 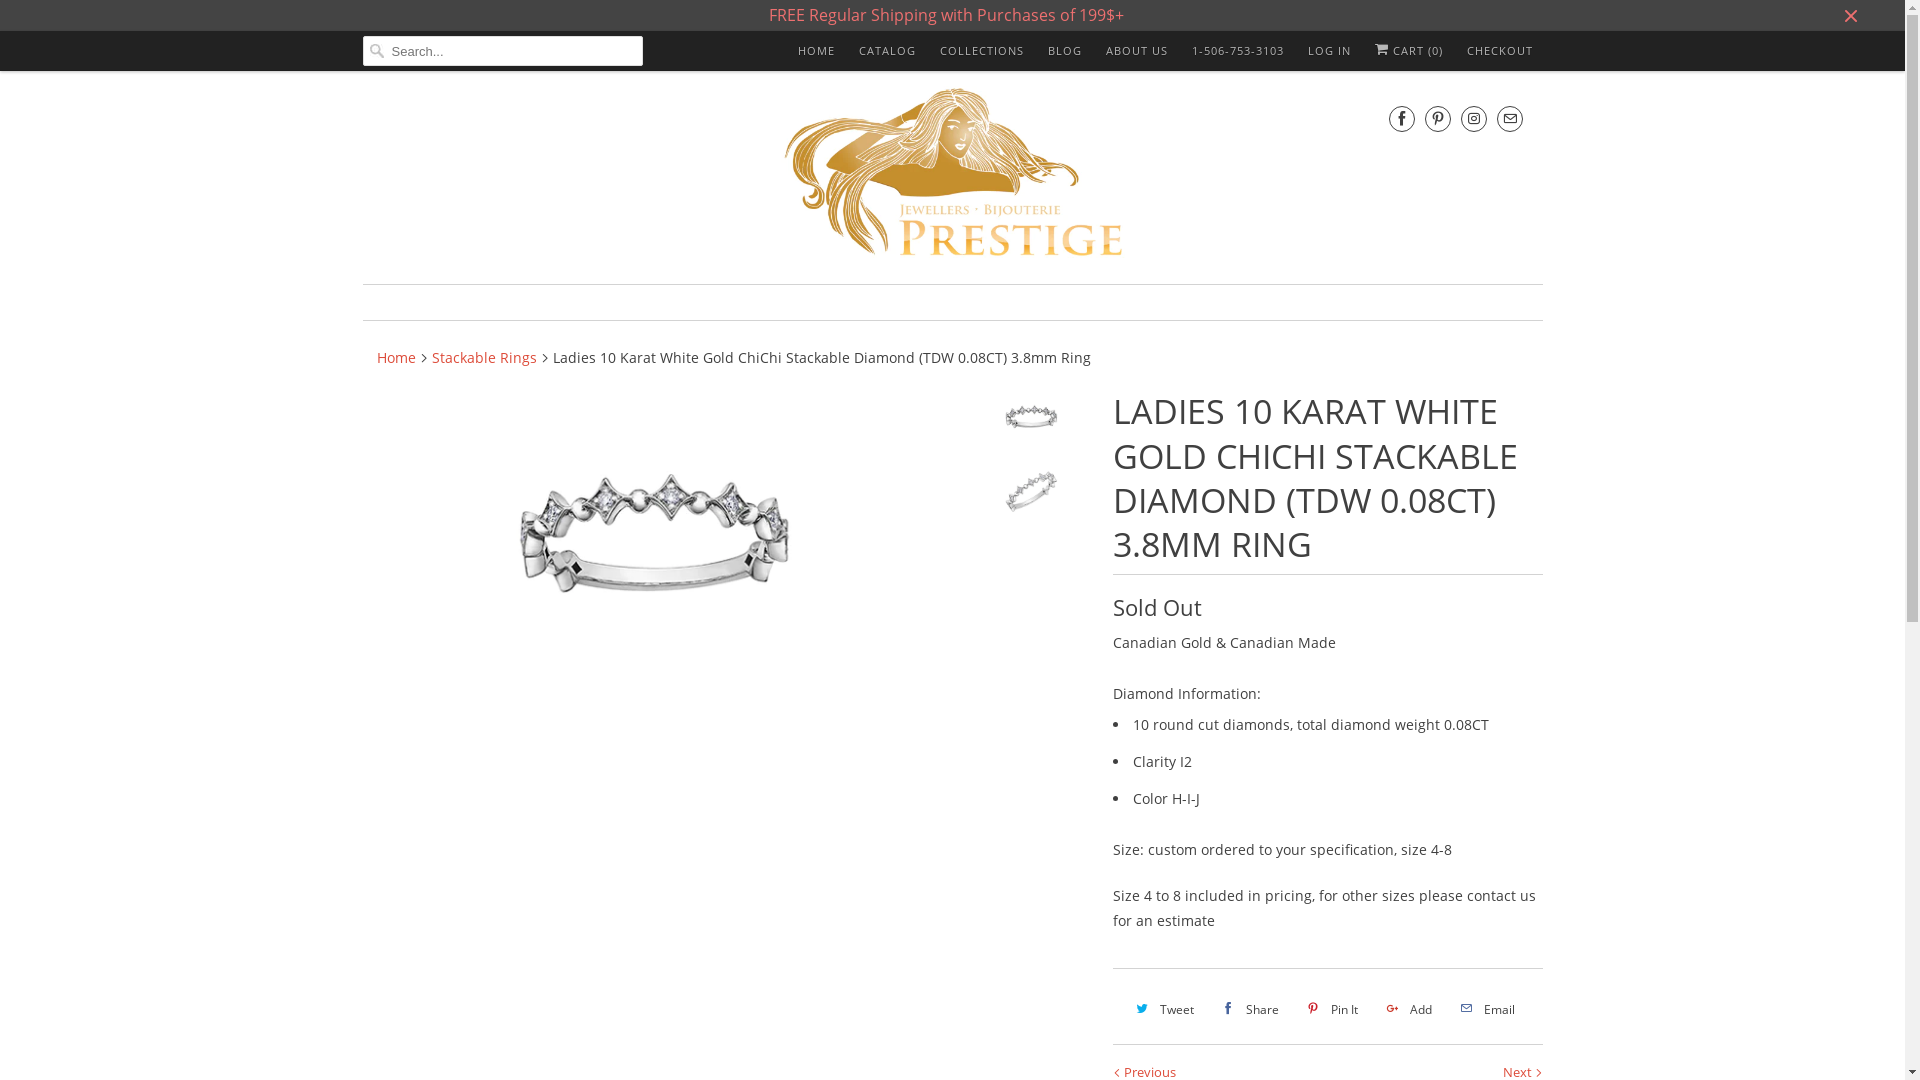 I want to click on 'CATALOG', so click(x=885, y=49).